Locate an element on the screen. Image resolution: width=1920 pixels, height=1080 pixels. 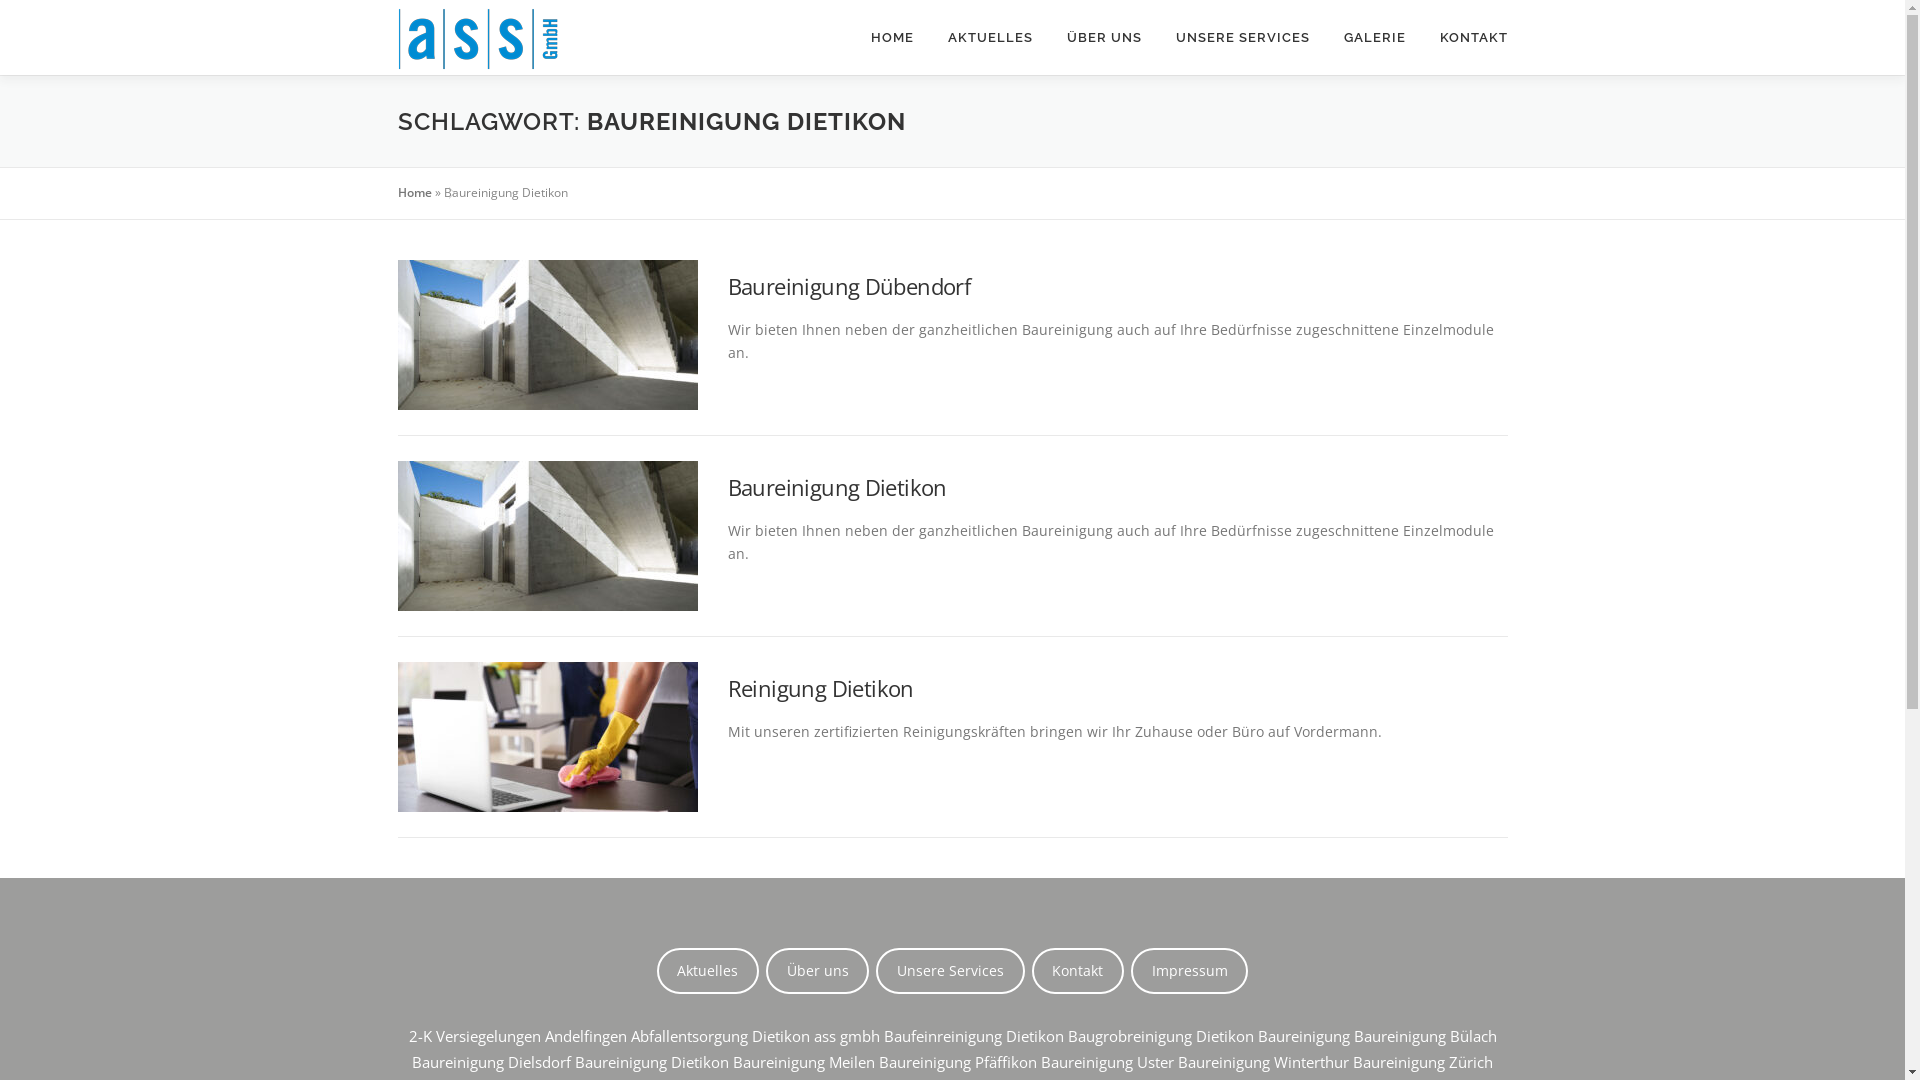
'KONTAKT' is located at coordinates (1464, 37).